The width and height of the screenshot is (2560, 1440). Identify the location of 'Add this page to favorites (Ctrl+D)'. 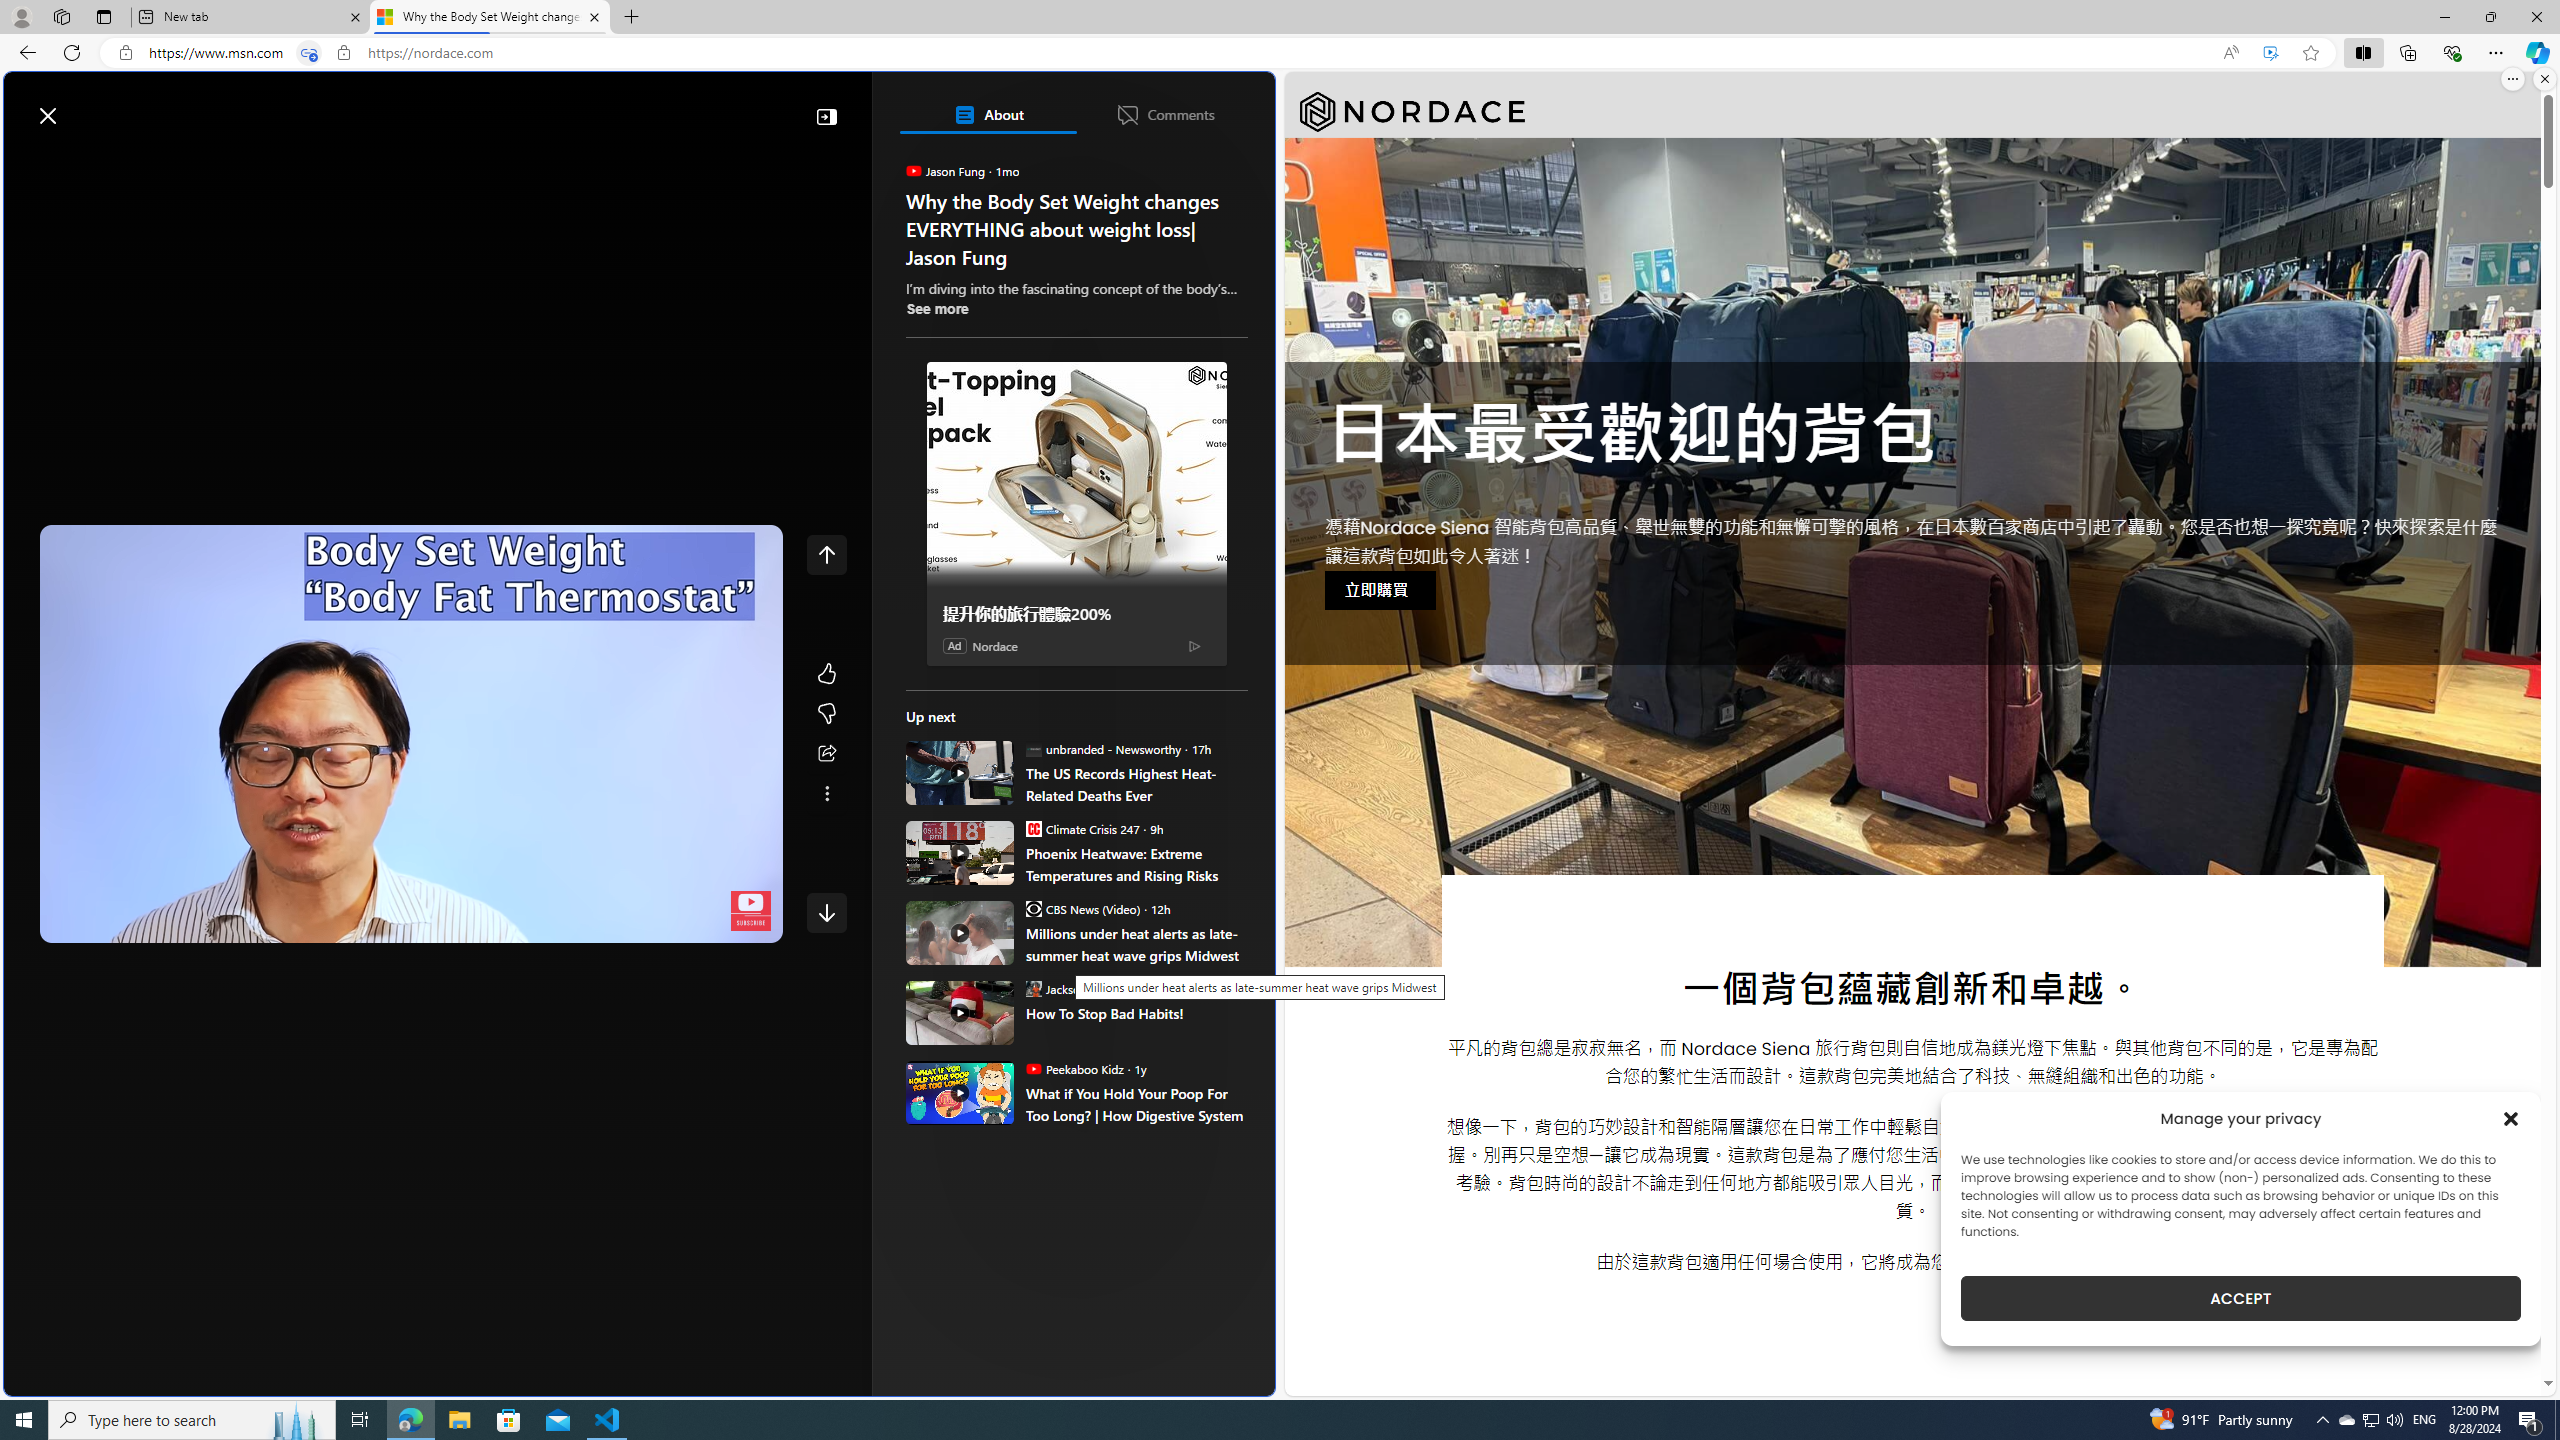
(2311, 53).